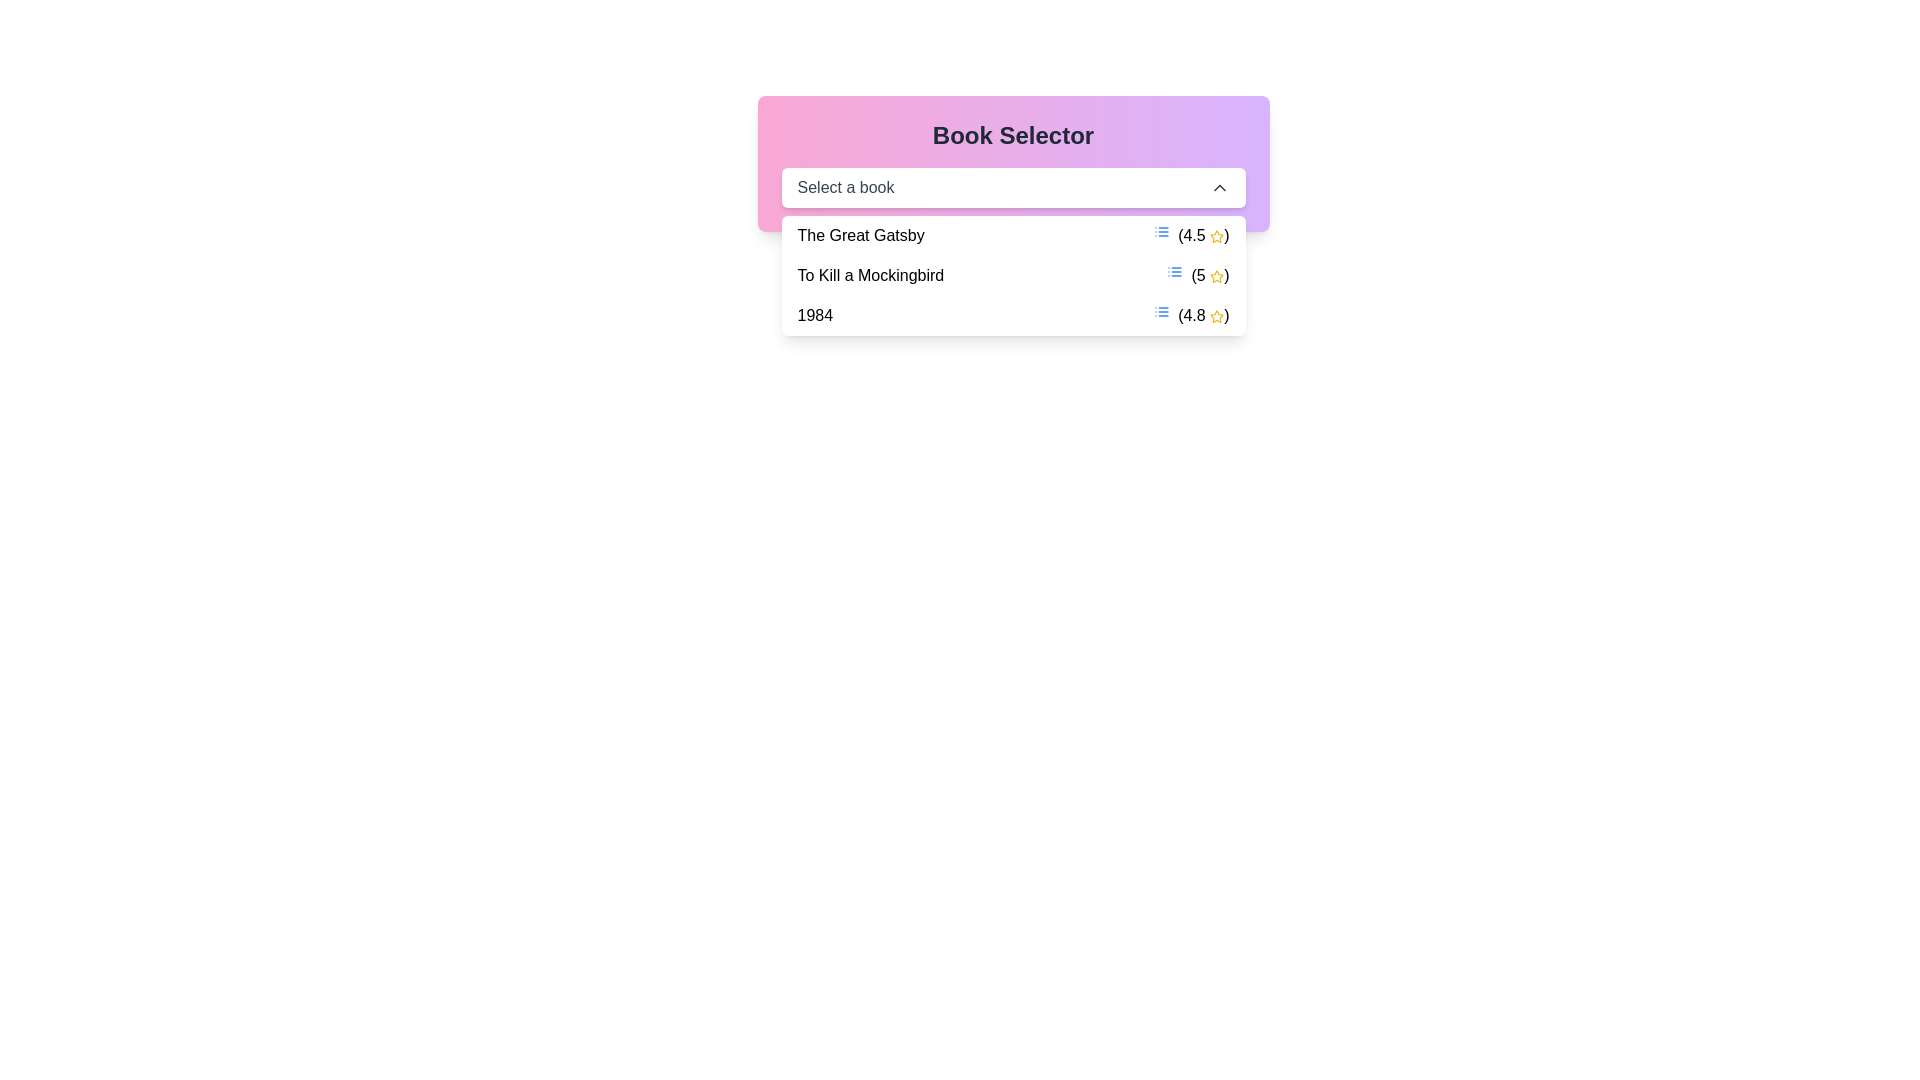 The image size is (1920, 1080). I want to click on the rating display text and icon for the book 'The Great Gatsby' to interact with it, so click(1191, 234).